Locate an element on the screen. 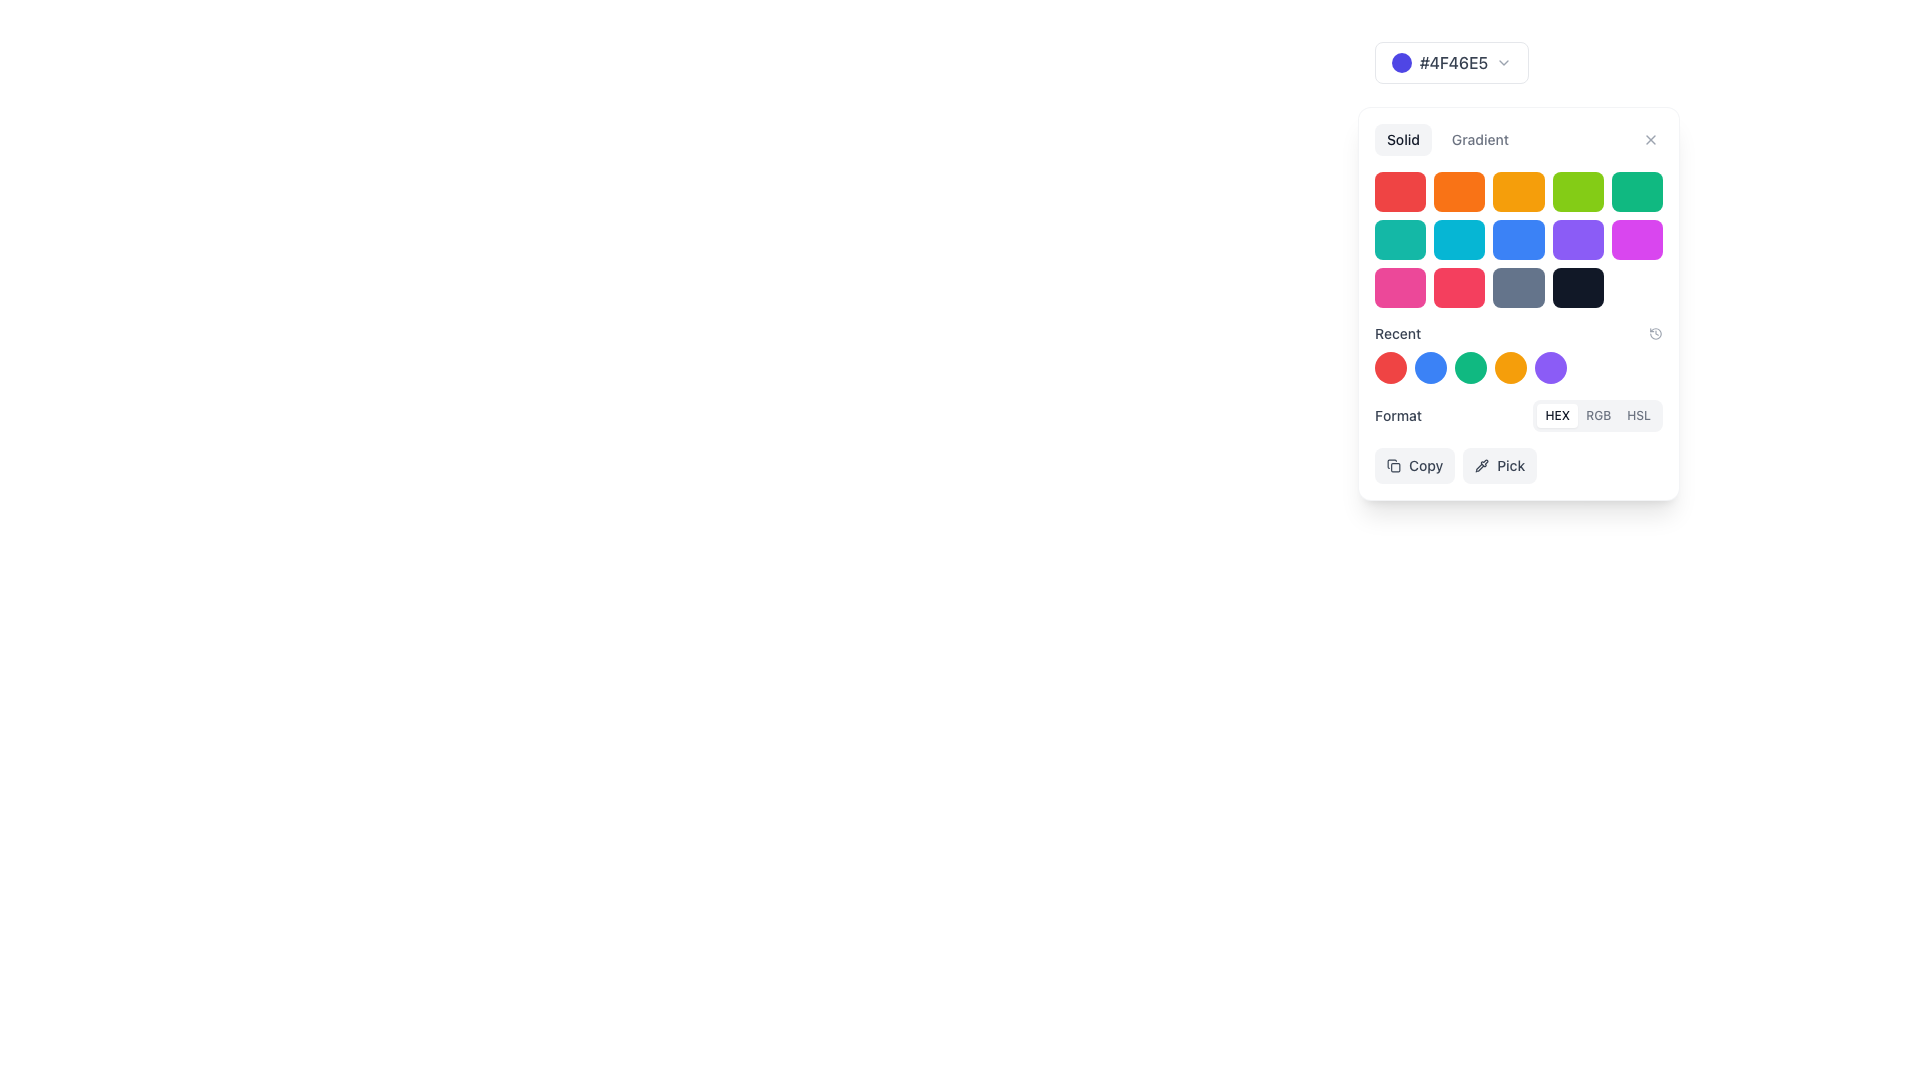  the first button in the top-left corner of the grid layout, which has a solid red background color and a slightly rounded border is located at coordinates (1399, 192).